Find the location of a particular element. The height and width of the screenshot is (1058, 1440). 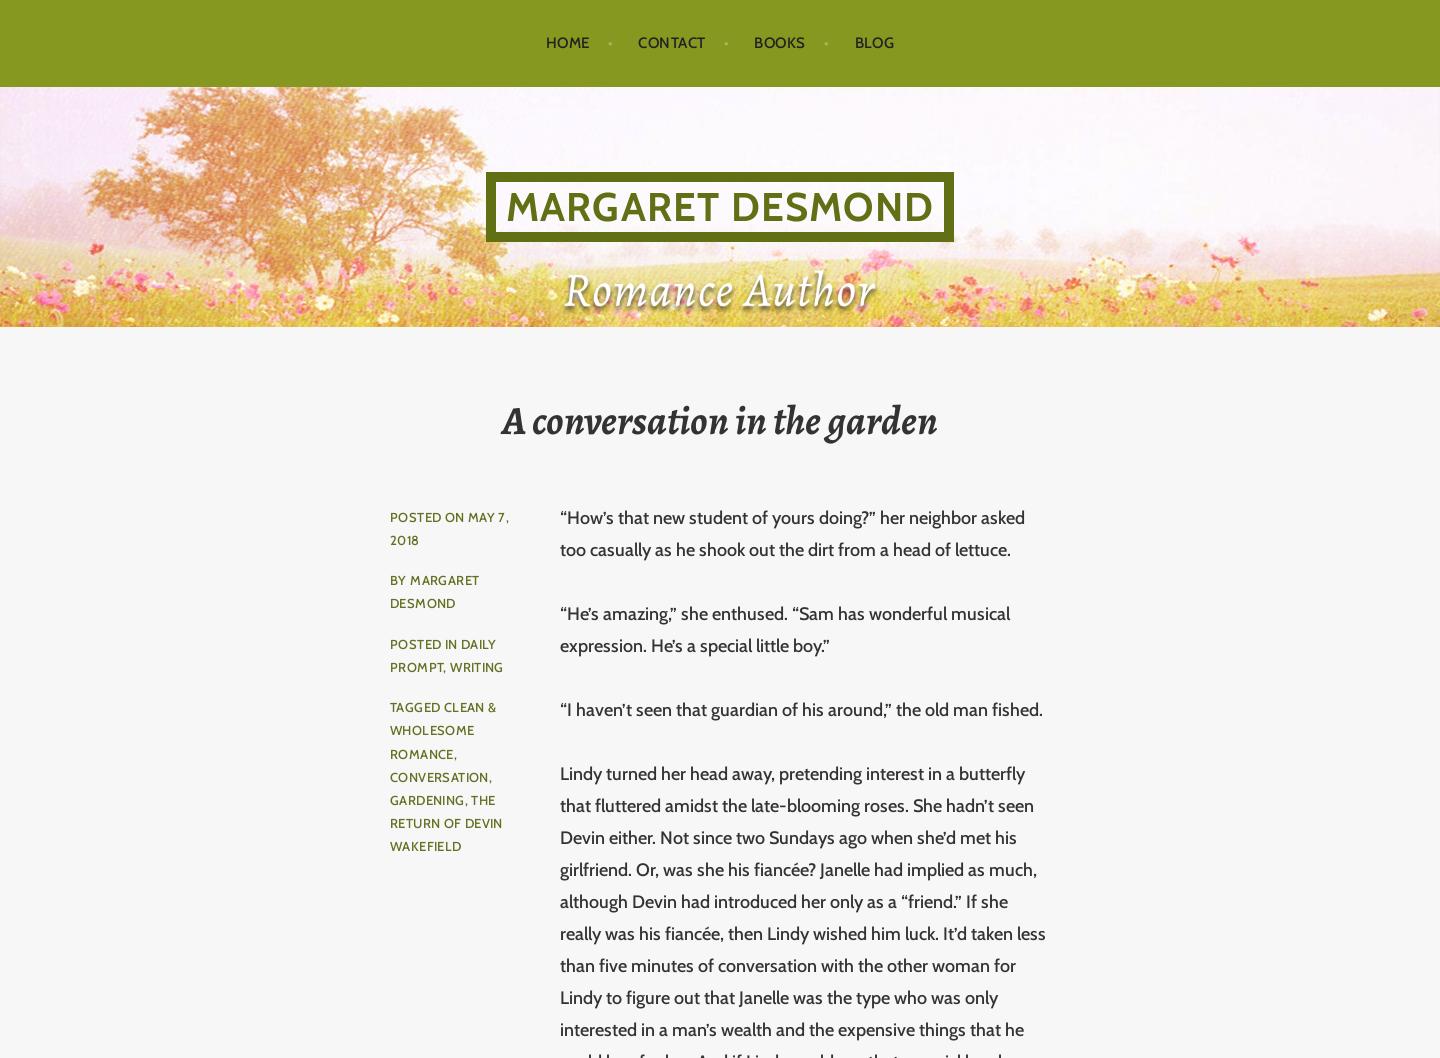

'Daily Prompt' is located at coordinates (442, 653).